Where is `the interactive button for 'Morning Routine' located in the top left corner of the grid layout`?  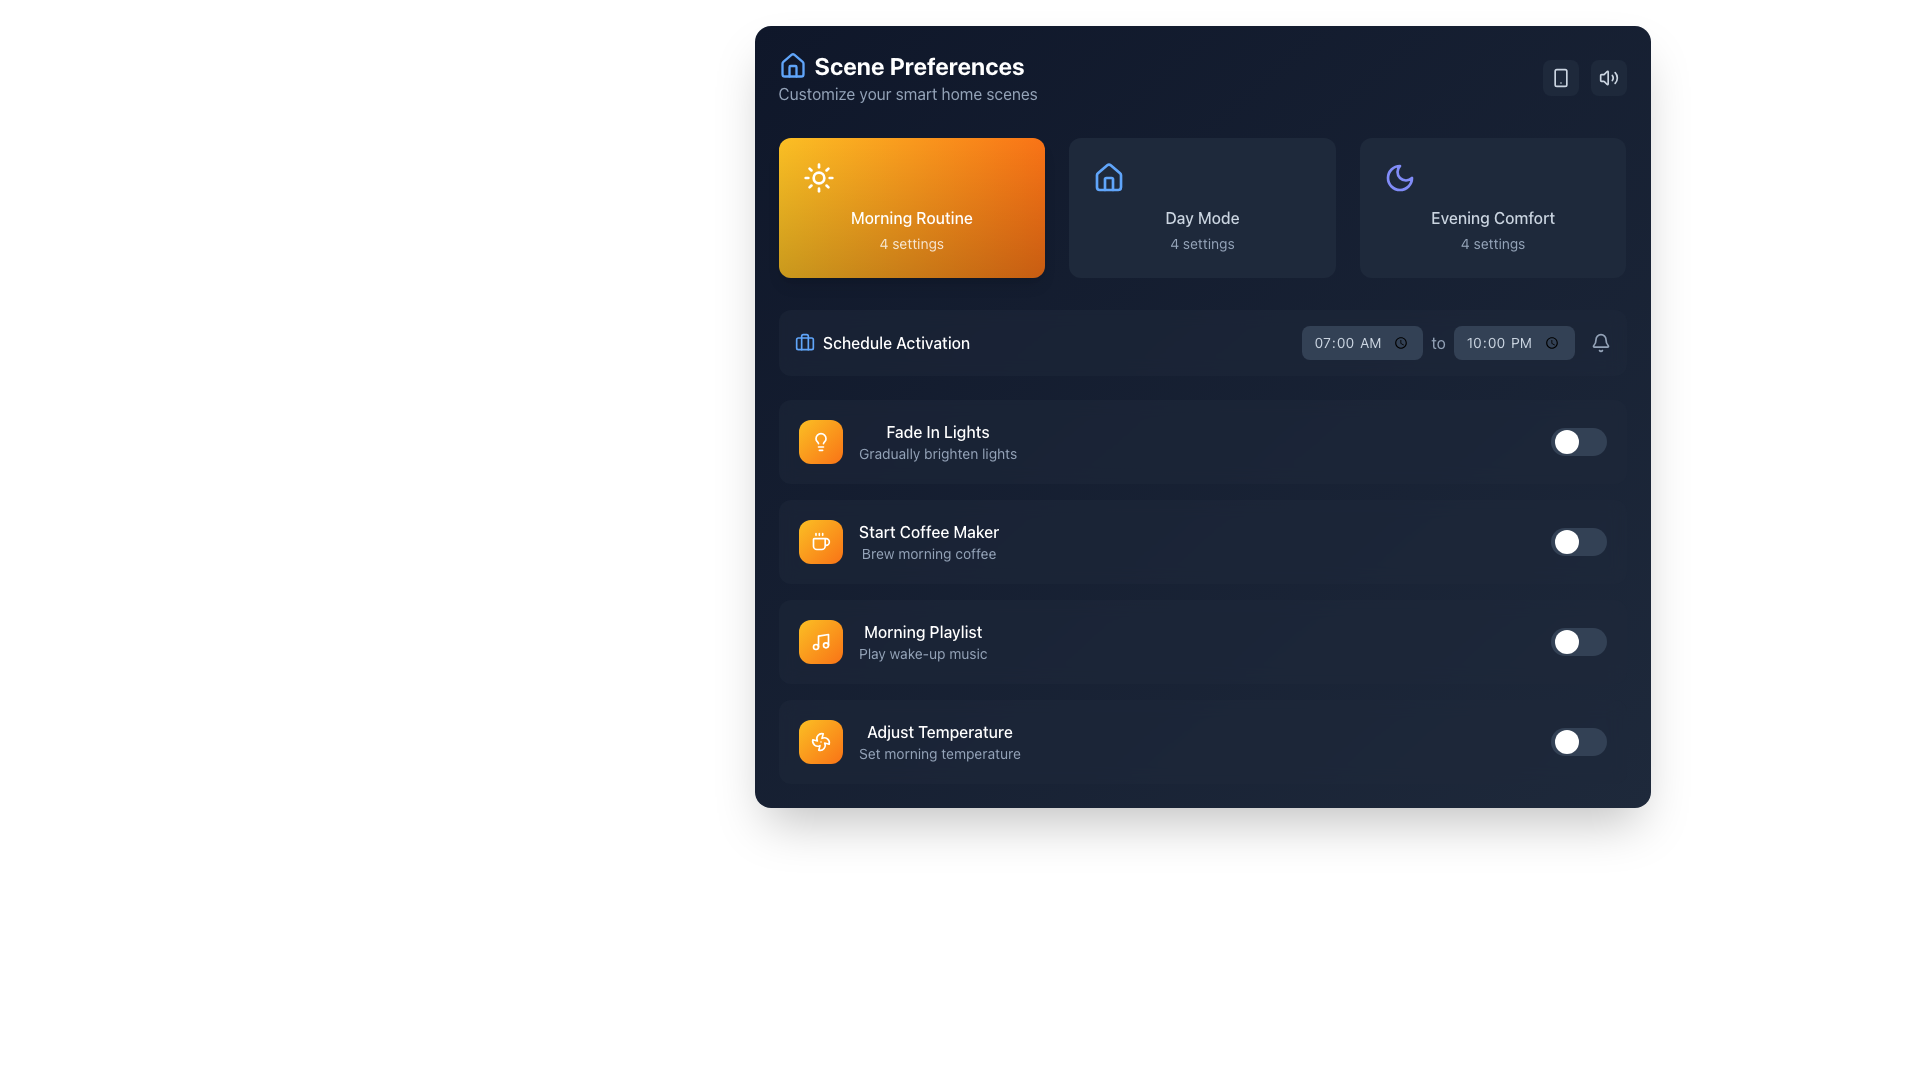
the interactive button for 'Morning Routine' located in the top left corner of the grid layout is located at coordinates (910, 208).